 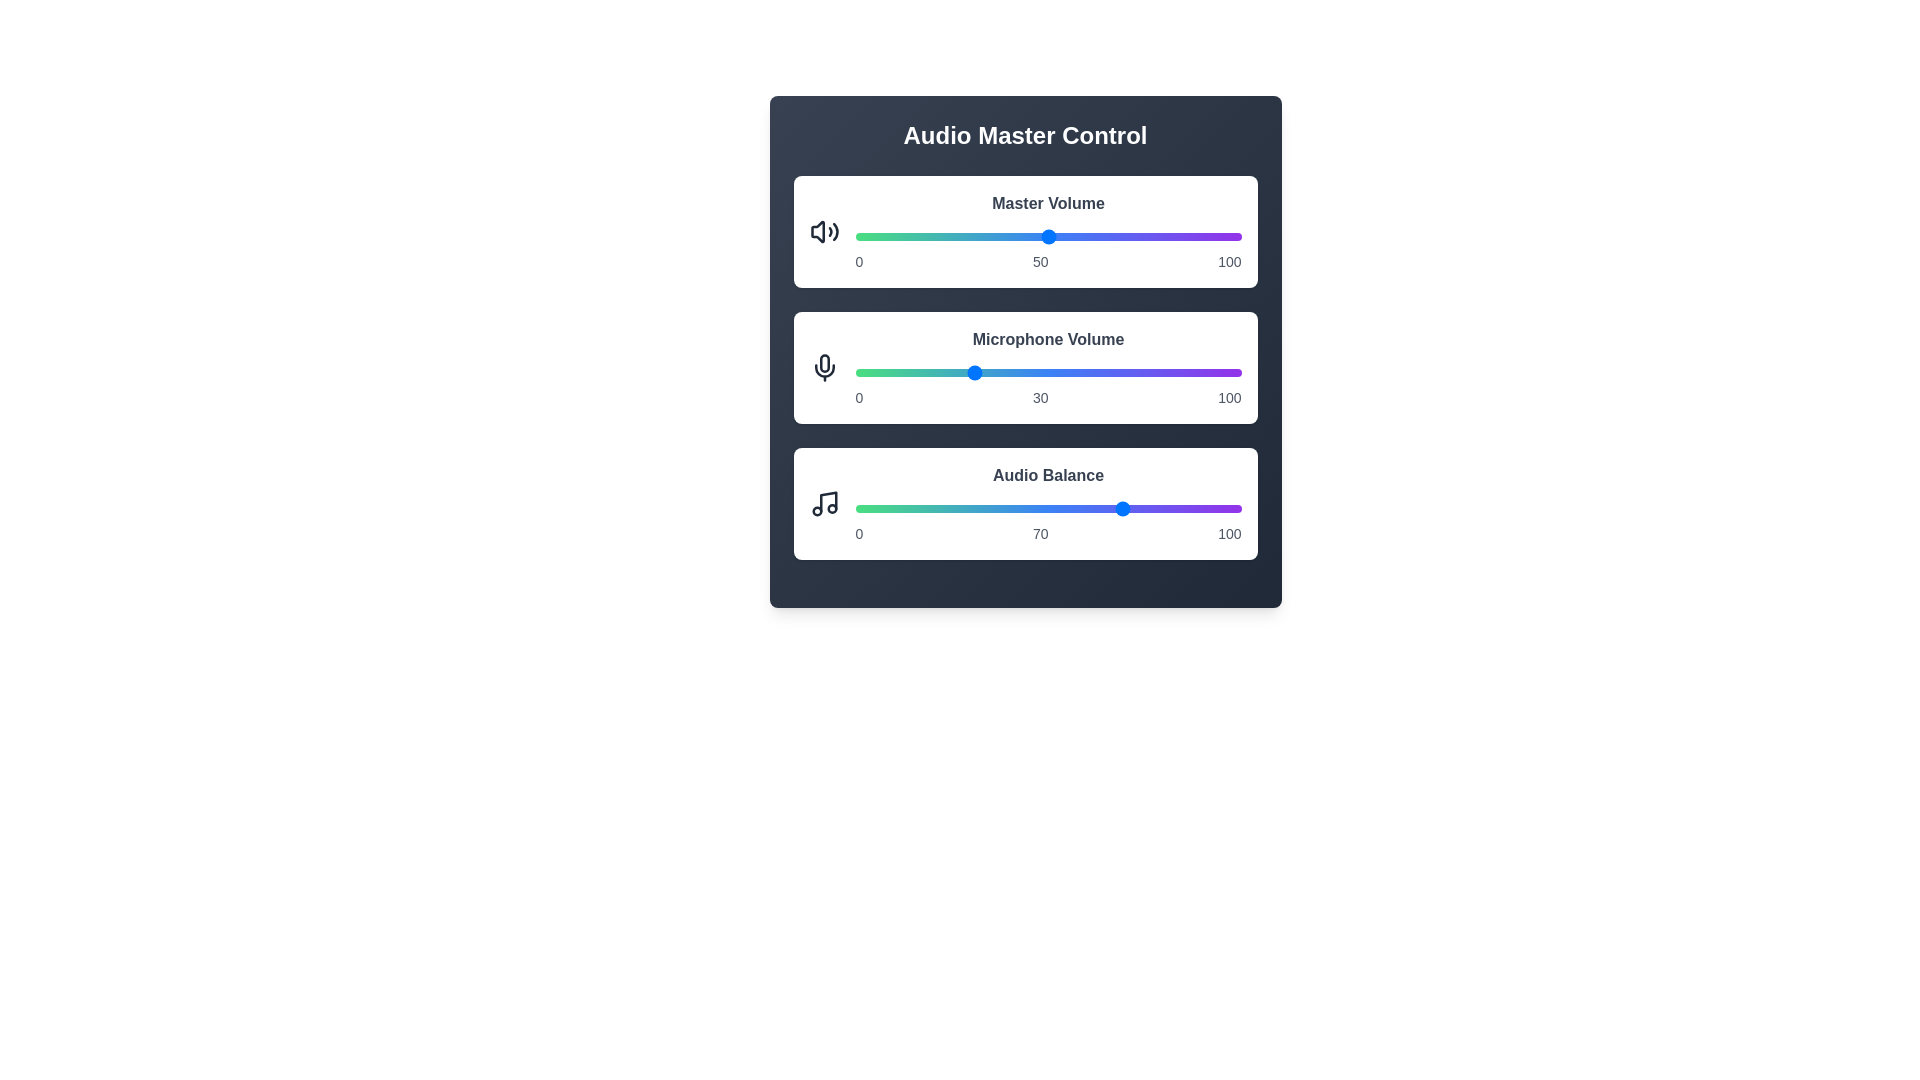 What do you see at coordinates (1101, 235) in the screenshot?
I see `the Master Volume slider to 64%` at bounding box center [1101, 235].